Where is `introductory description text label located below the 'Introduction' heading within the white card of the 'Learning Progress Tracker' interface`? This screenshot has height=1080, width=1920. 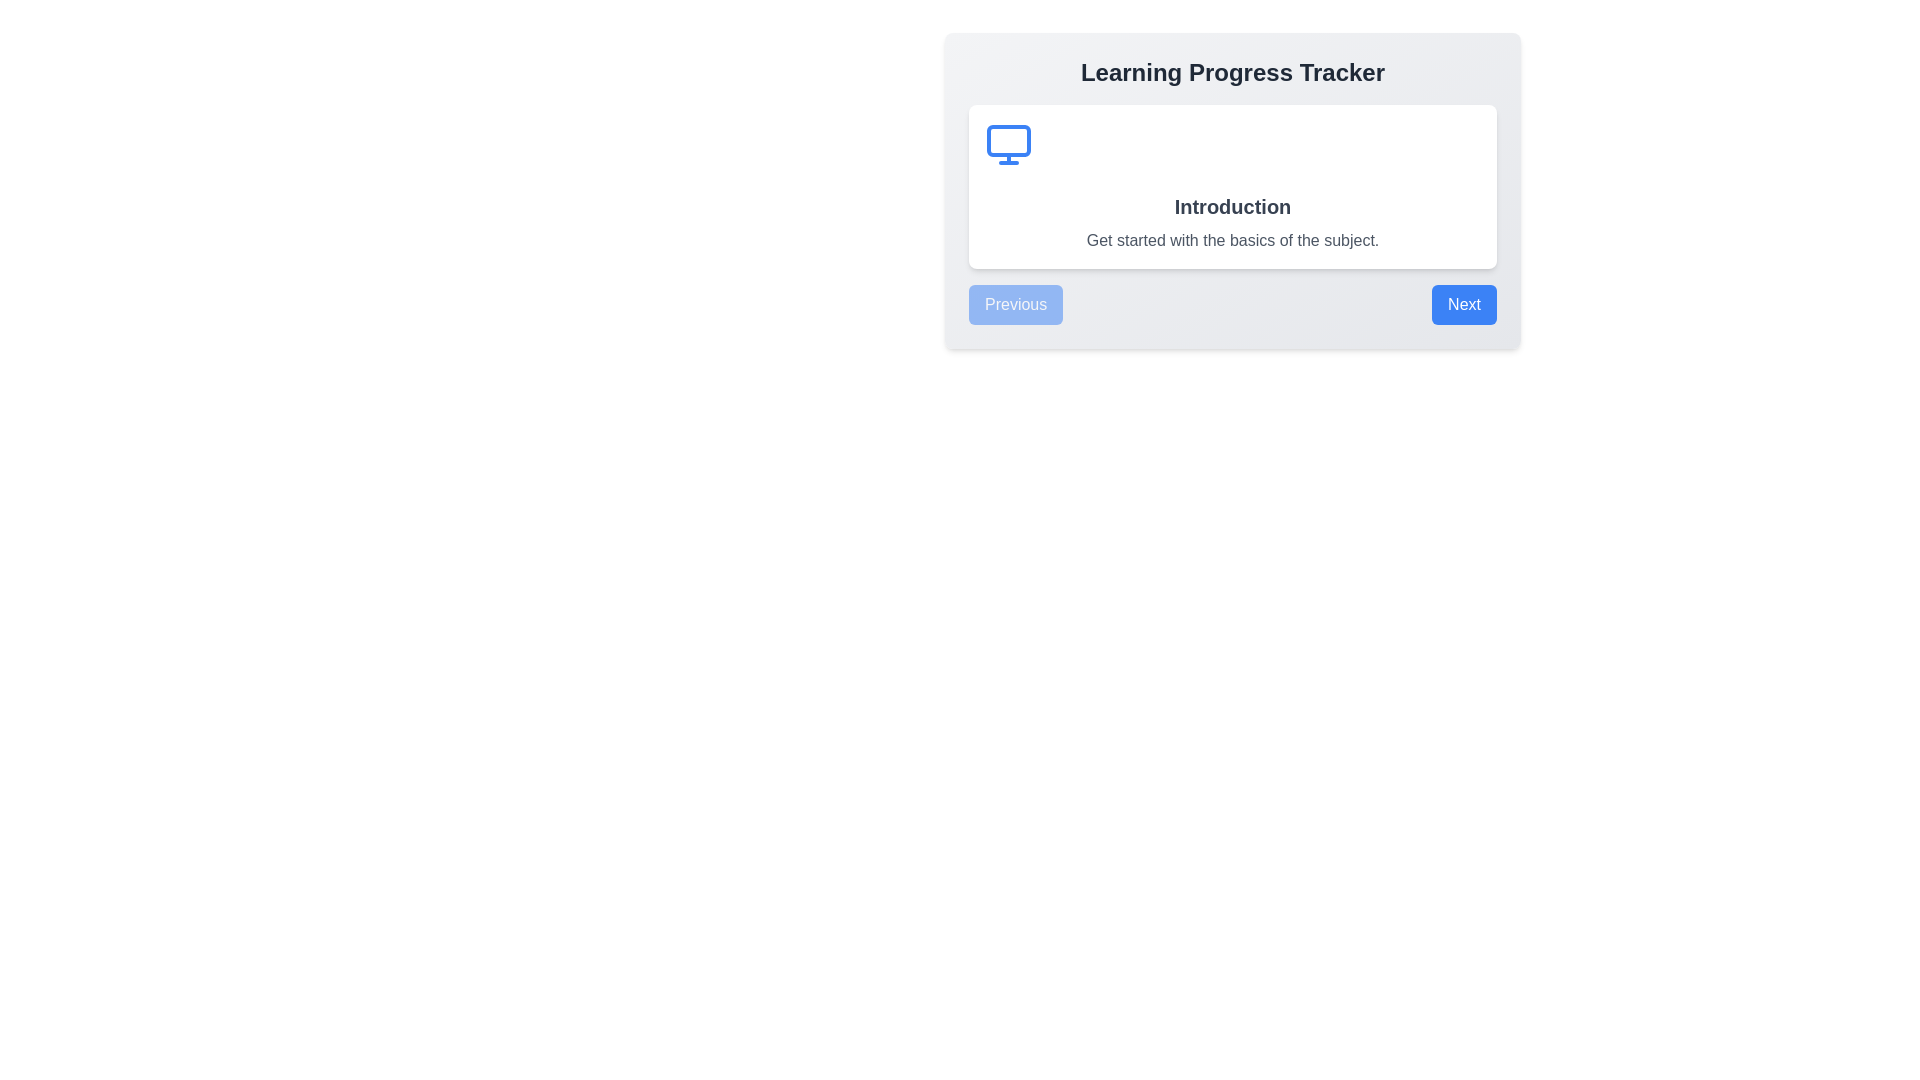 introductory description text label located below the 'Introduction' heading within the white card of the 'Learning Progress Tracker' interface is located at coordinates (1232, 239).